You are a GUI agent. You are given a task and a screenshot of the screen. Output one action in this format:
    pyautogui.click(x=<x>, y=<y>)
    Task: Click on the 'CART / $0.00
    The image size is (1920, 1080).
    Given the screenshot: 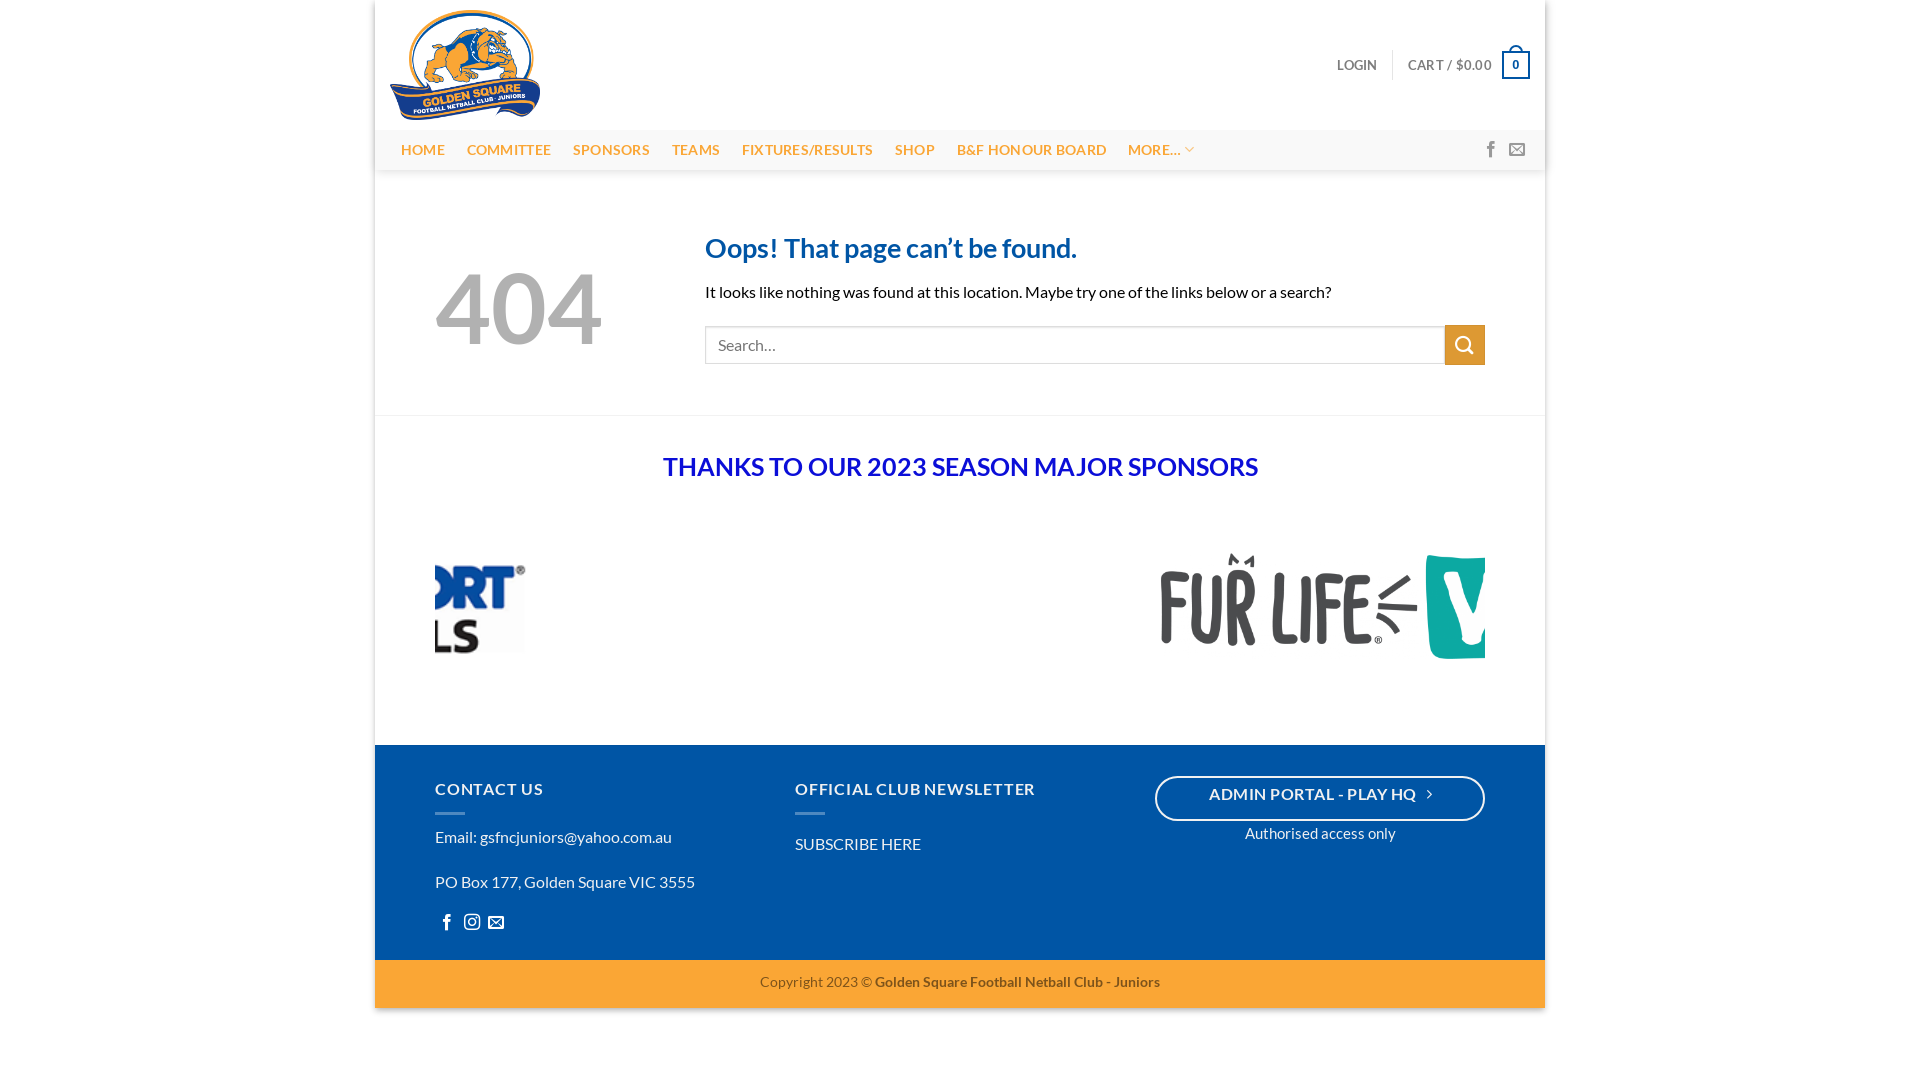 What is the action you would take?
    pyautogui.click(x=1406, y=64)
    